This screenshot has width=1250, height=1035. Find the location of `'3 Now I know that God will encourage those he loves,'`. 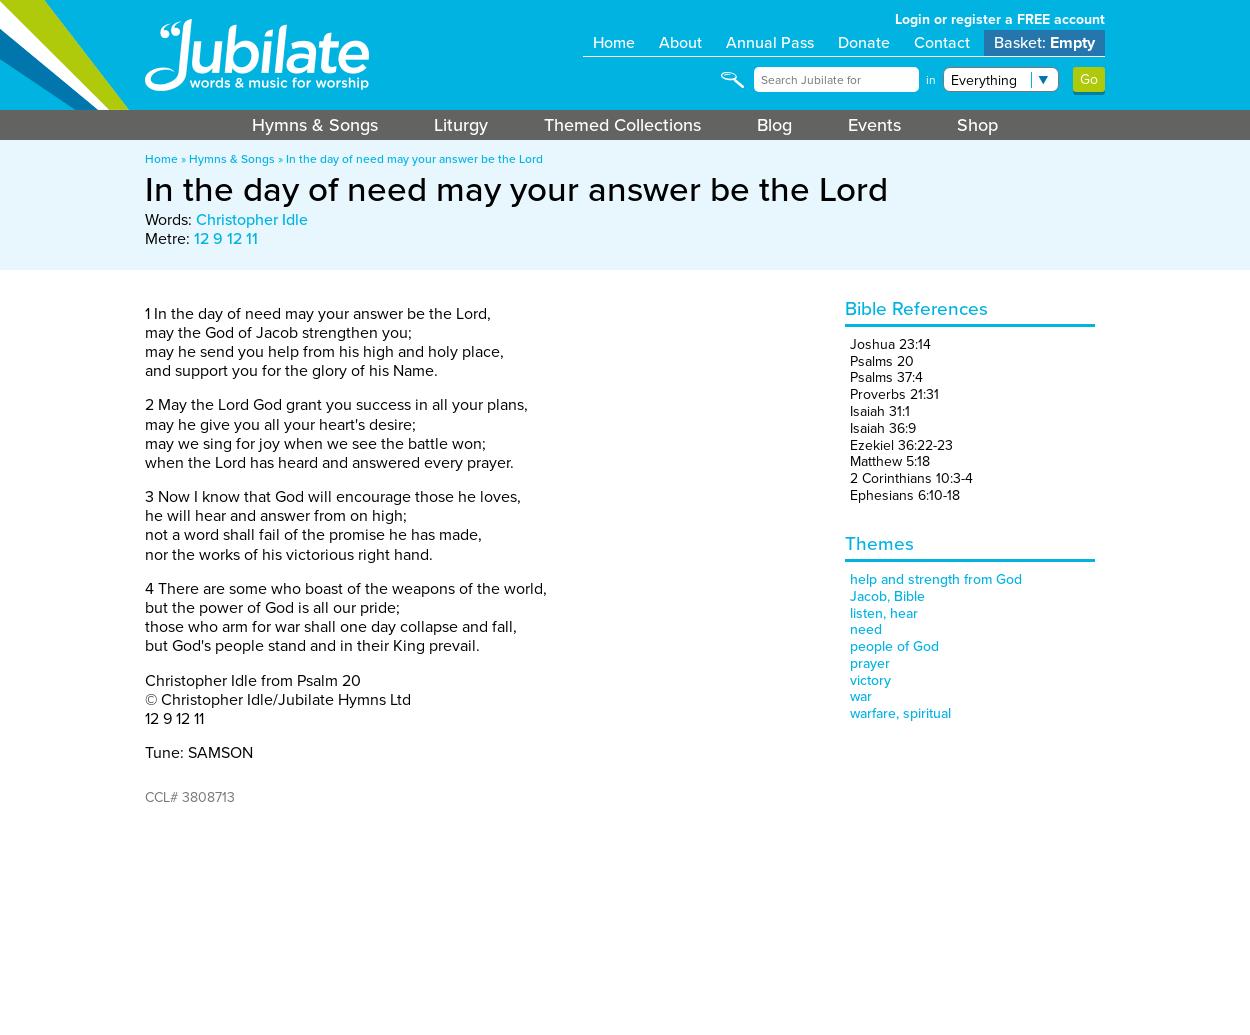

'3 Now I know that God will encourage those he loves,' is located at coordinates (332, 497).